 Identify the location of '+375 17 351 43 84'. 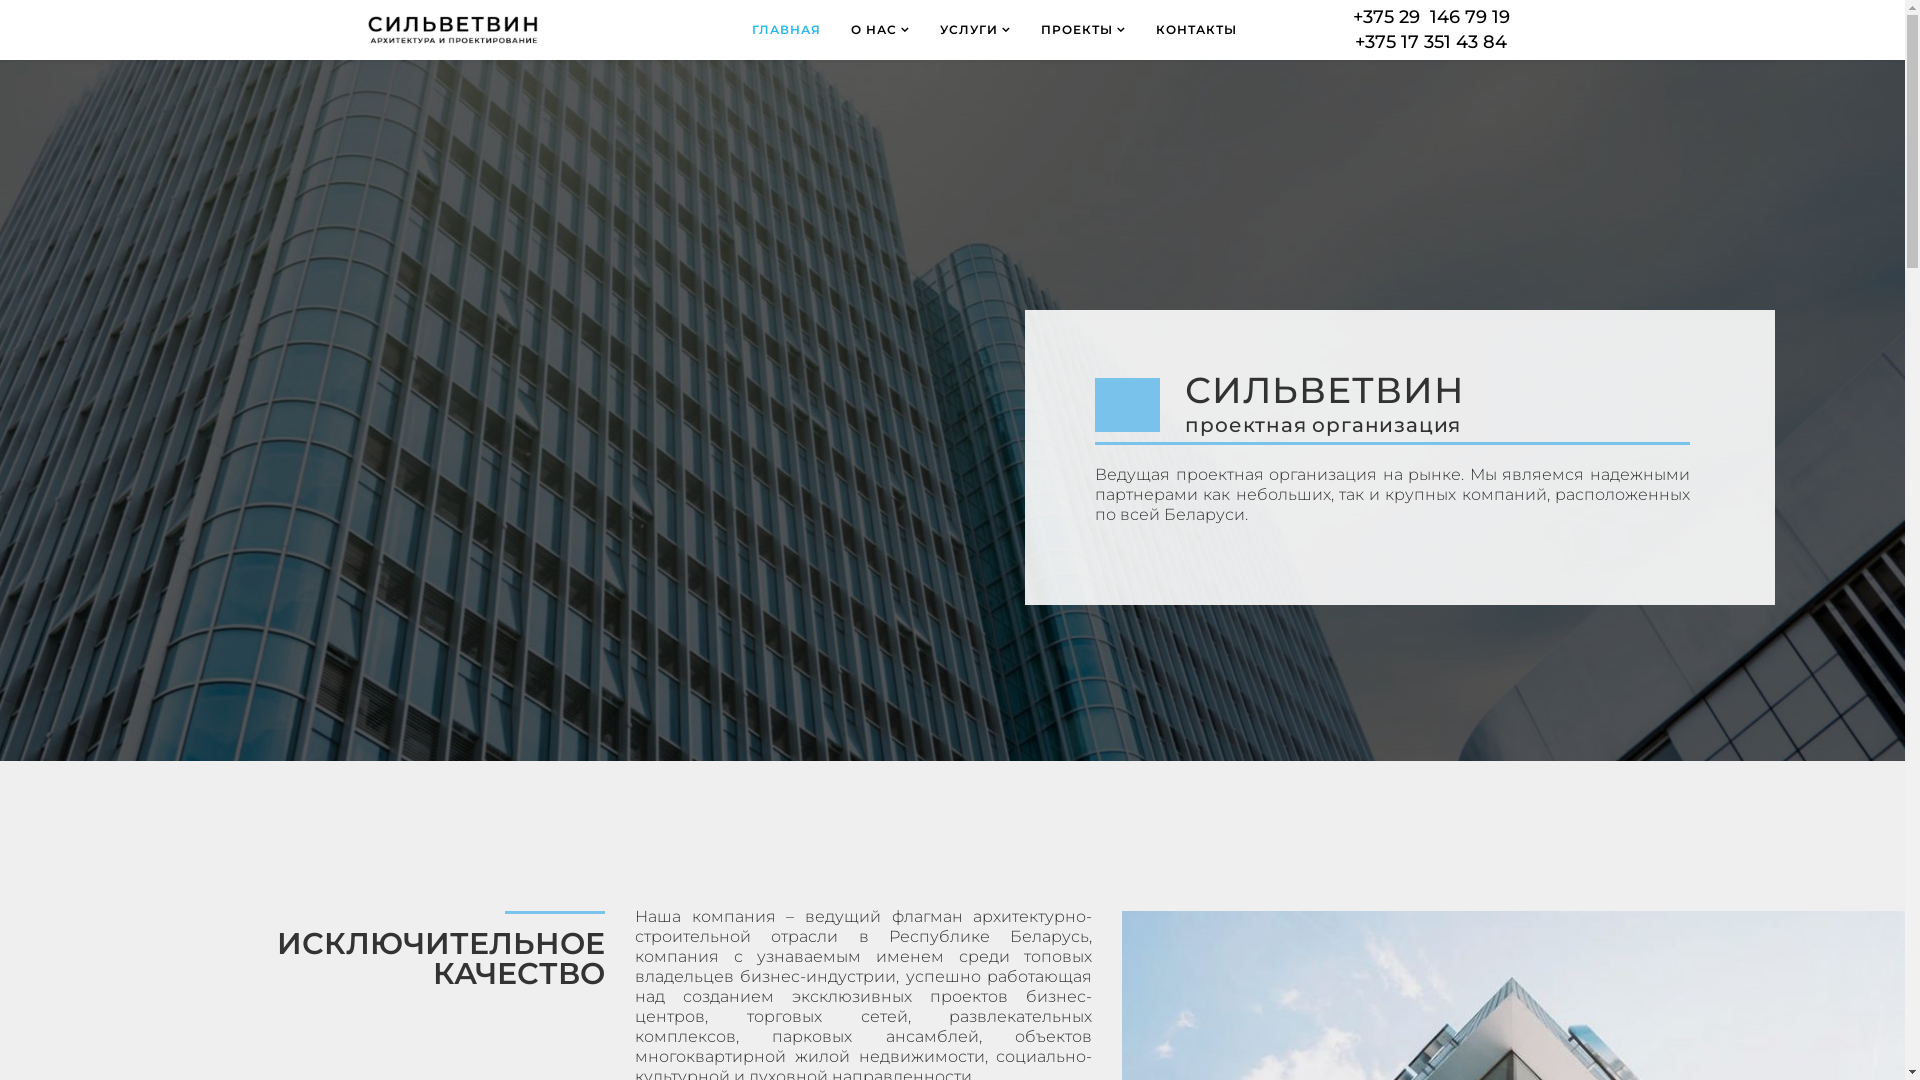
(1354, 42).